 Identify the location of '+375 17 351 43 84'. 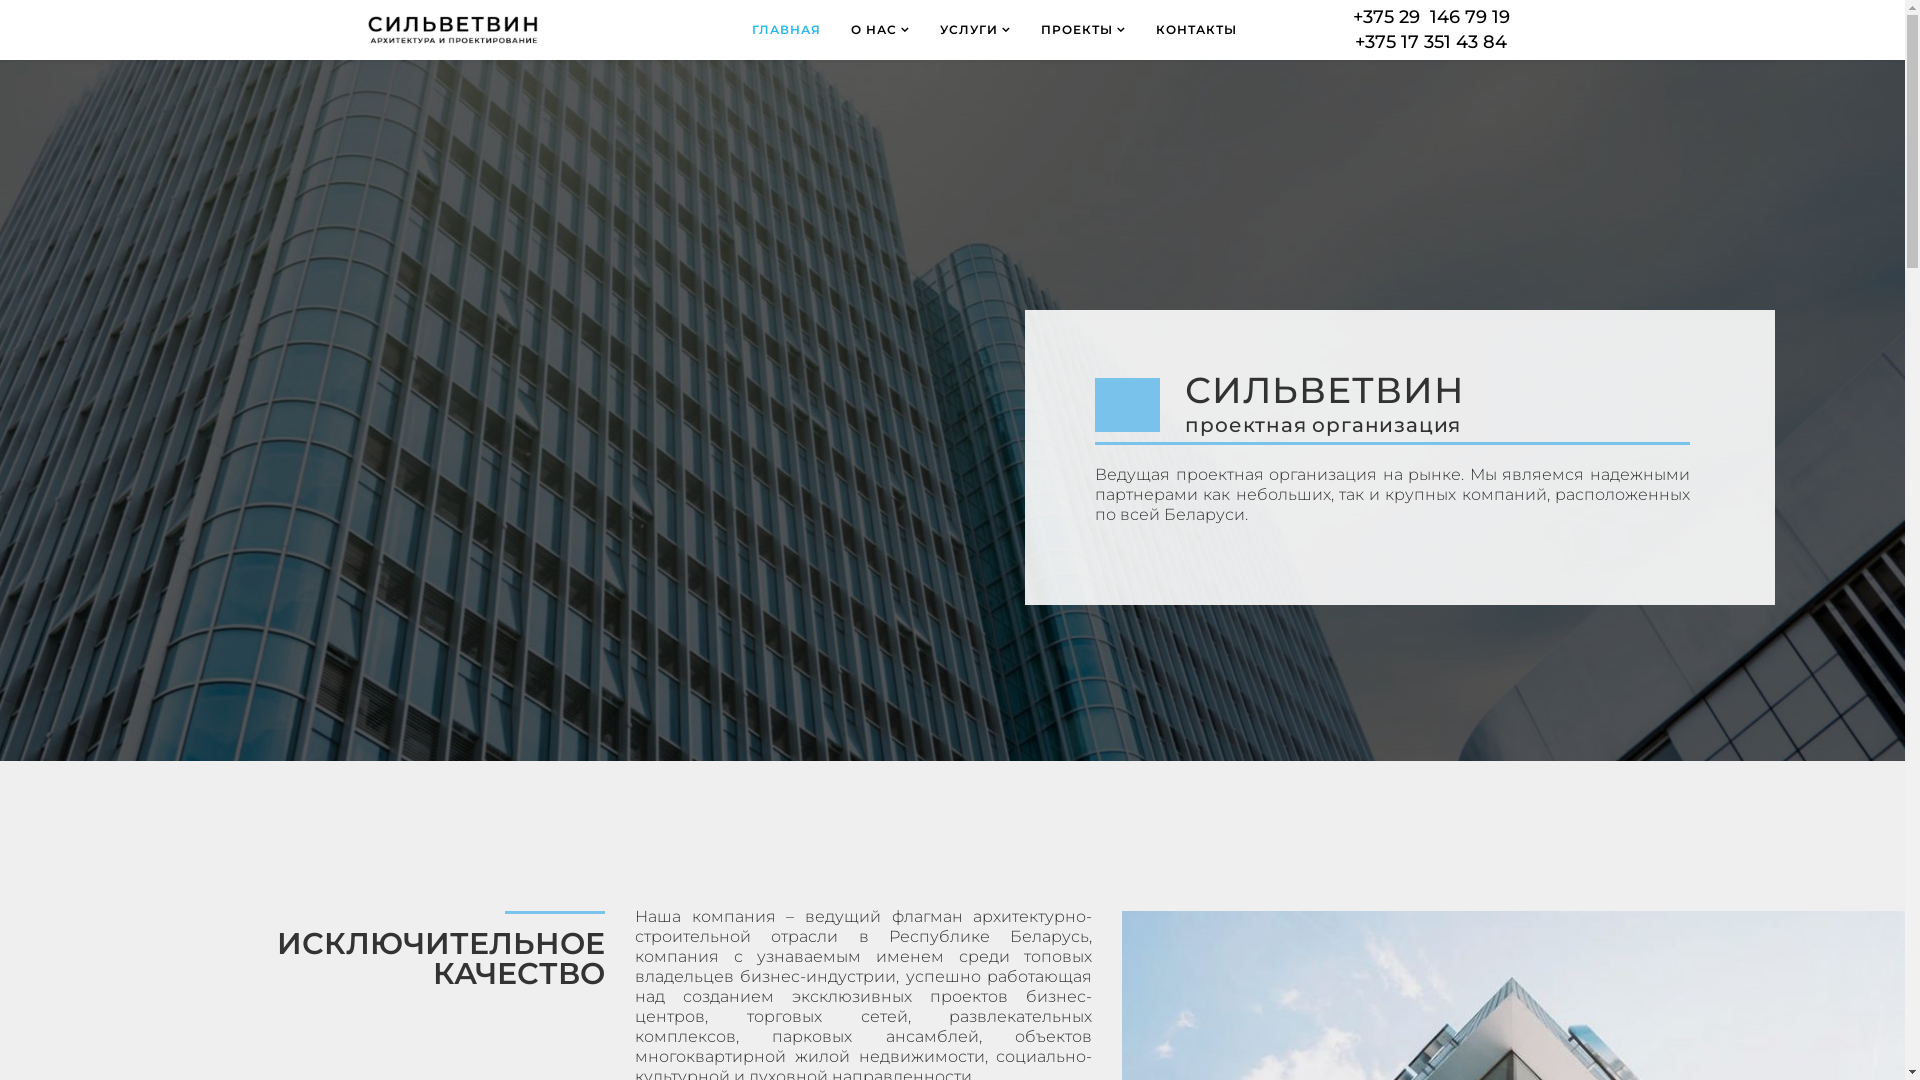
(1354, 42).